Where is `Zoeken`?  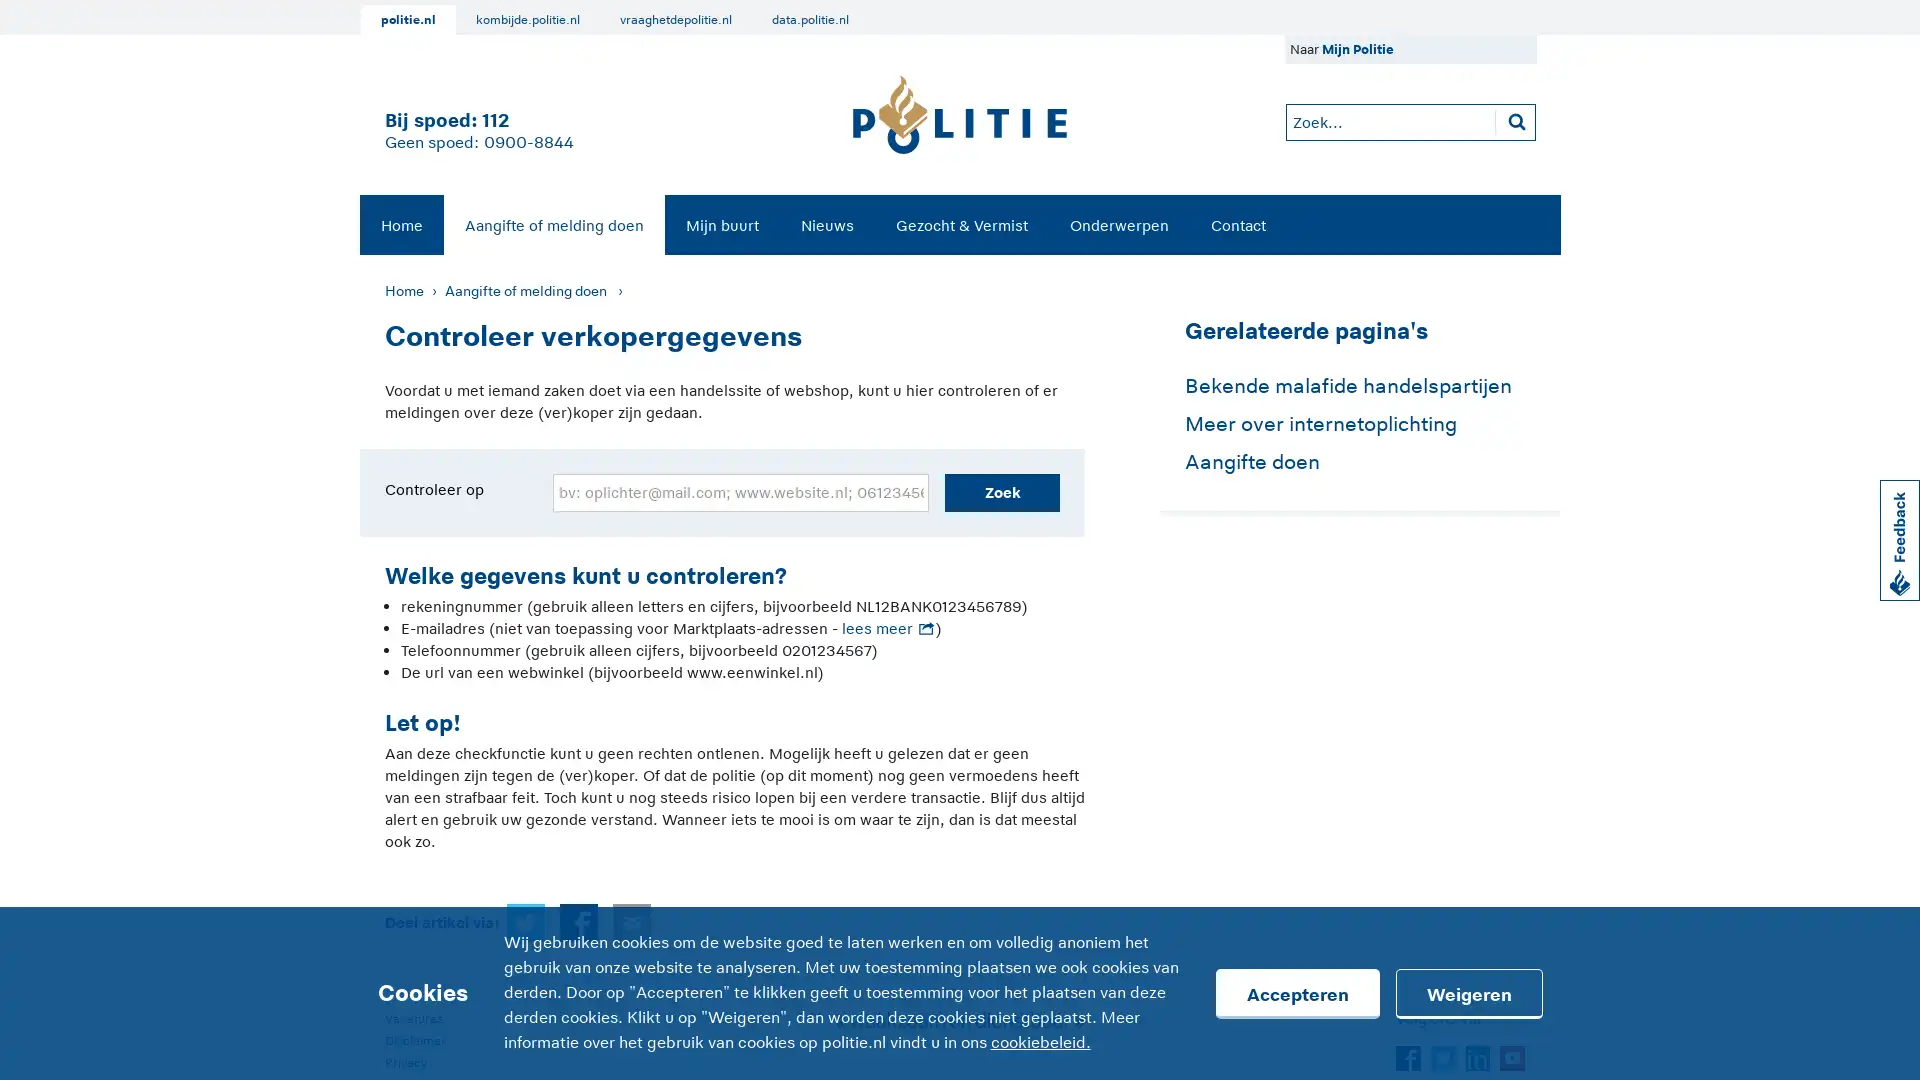
Zoeken is located at coordinates (1510, 122).